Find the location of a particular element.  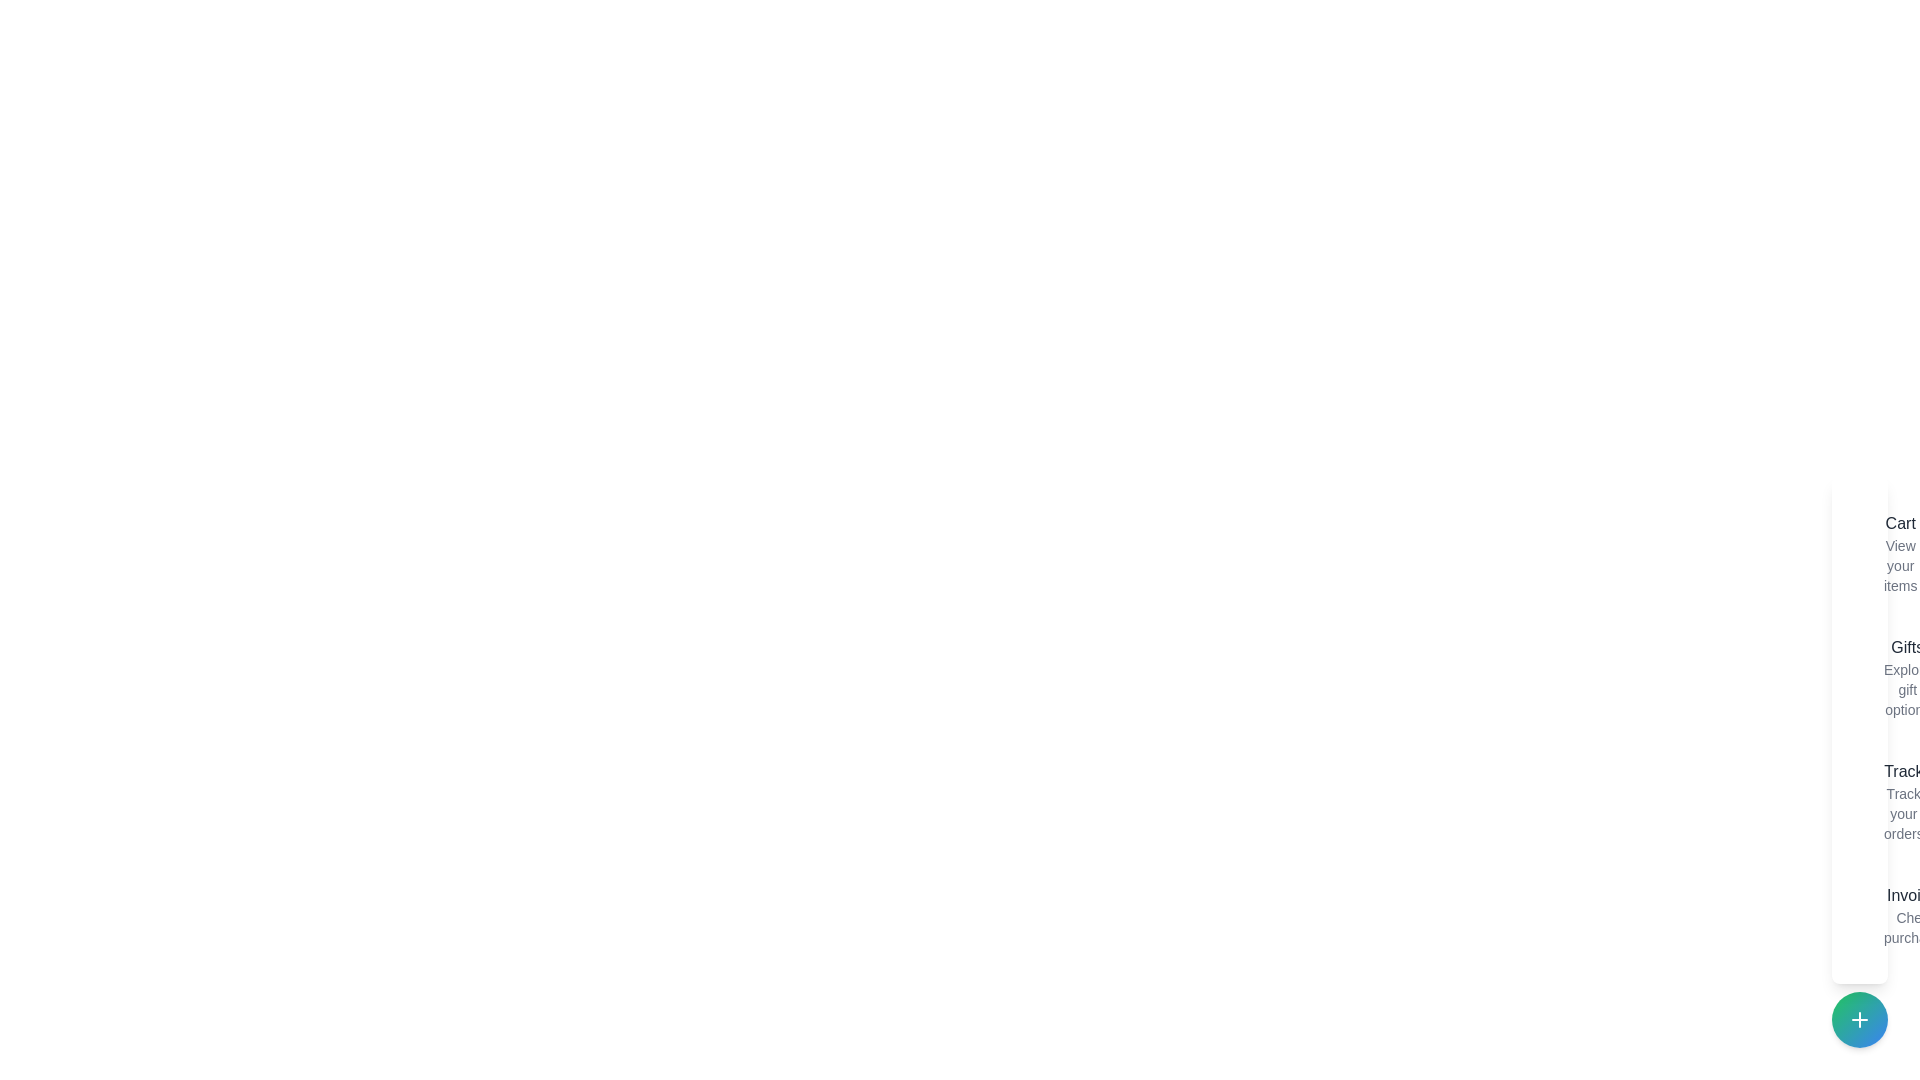

the option Gifts from the menu is located at coordinates (1866, 677).